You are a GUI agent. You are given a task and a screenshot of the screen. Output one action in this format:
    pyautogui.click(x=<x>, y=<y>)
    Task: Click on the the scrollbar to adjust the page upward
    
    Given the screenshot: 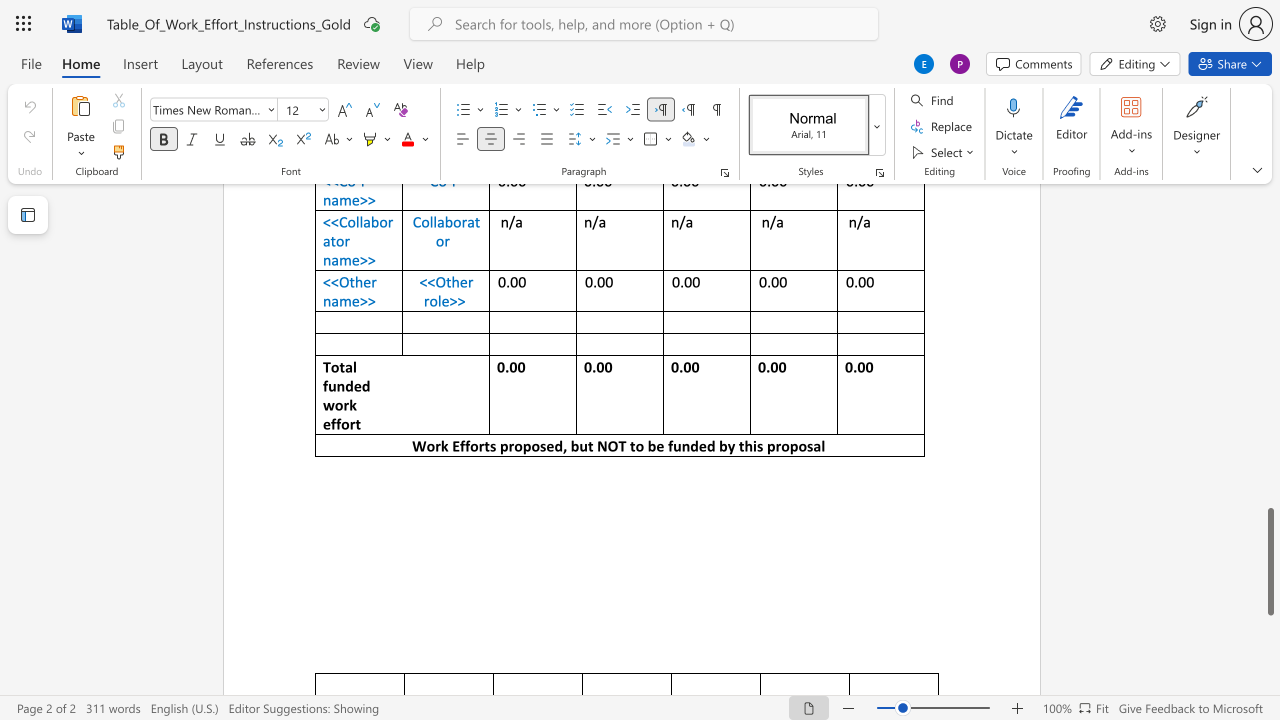 What is the action you would take?
    pyautogui.click(x=1269, y=438)
    